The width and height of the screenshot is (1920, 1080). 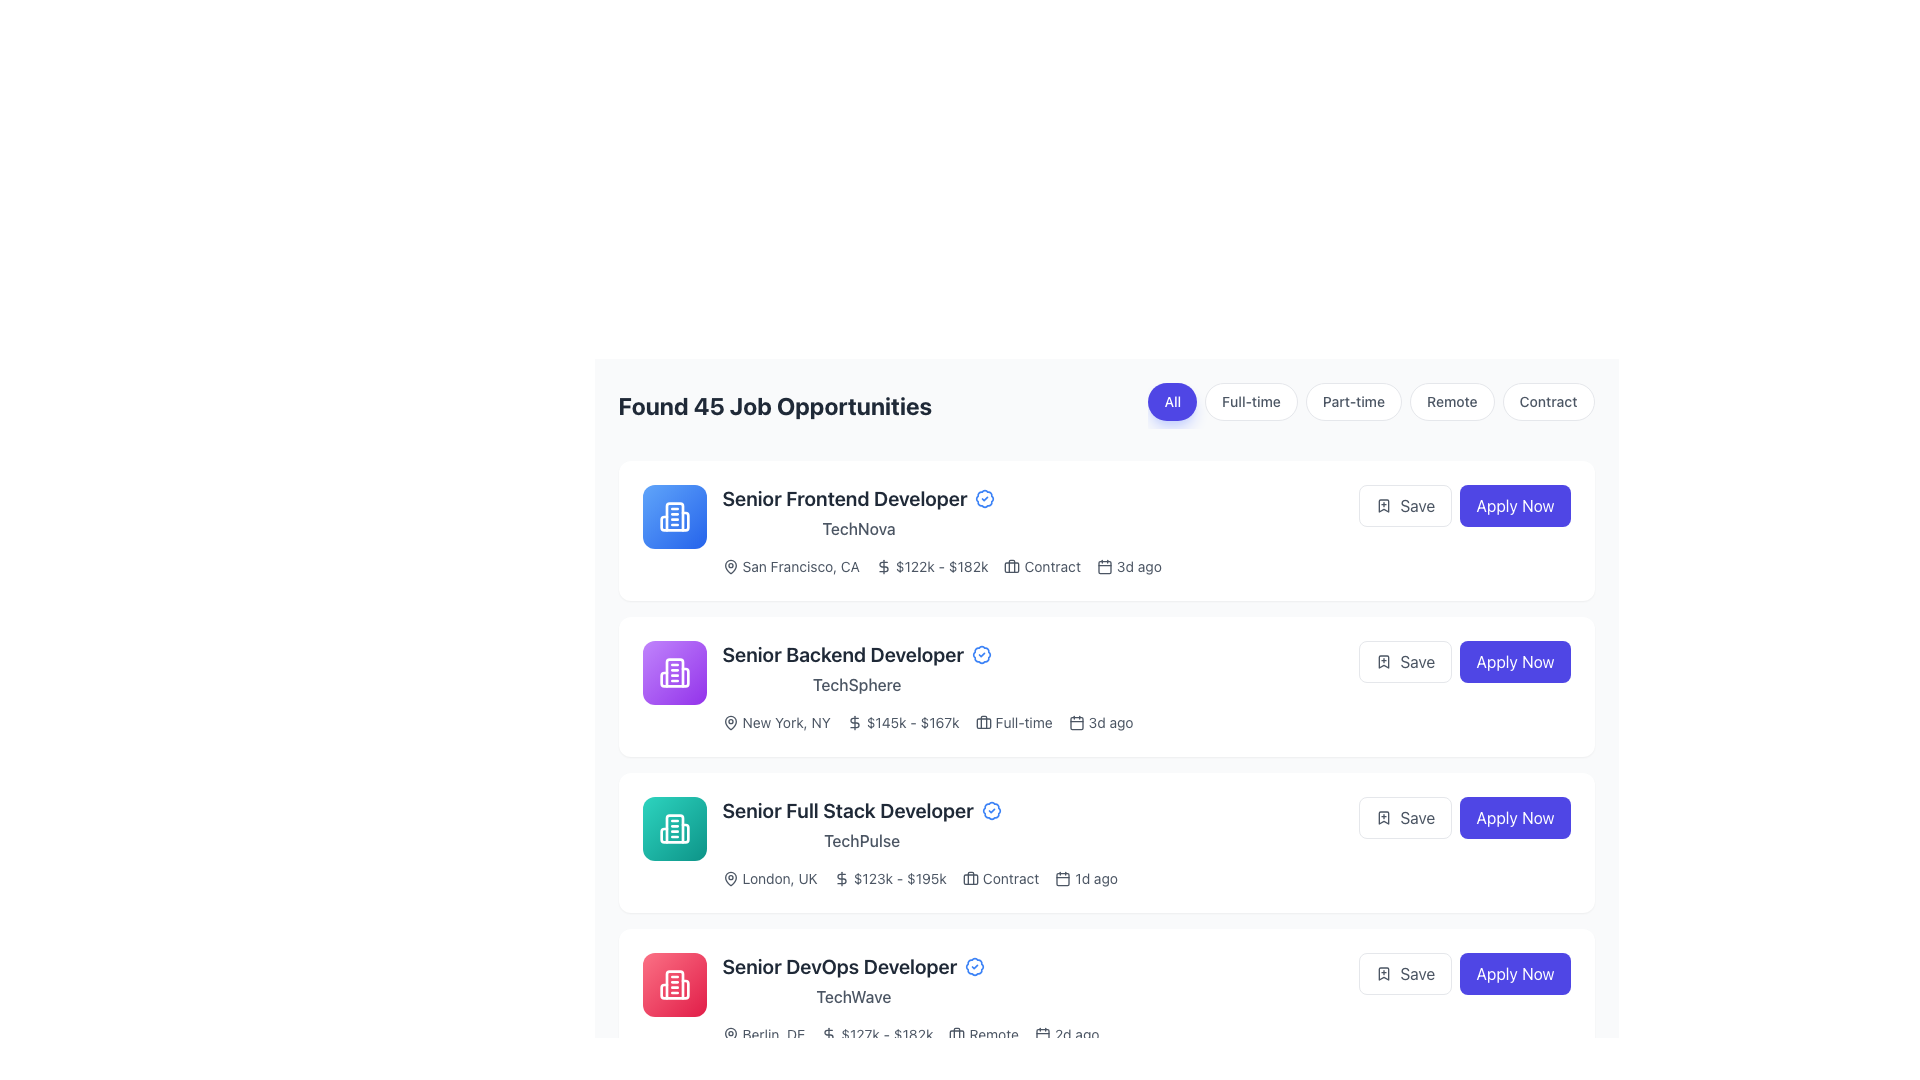 I want to click on the small calendar icon located in the bottom right corner of the job listing card for the 'Senior DevOps Developer' position, which is adjacent to the text '2d ago', so click(x=1041, y=1034).